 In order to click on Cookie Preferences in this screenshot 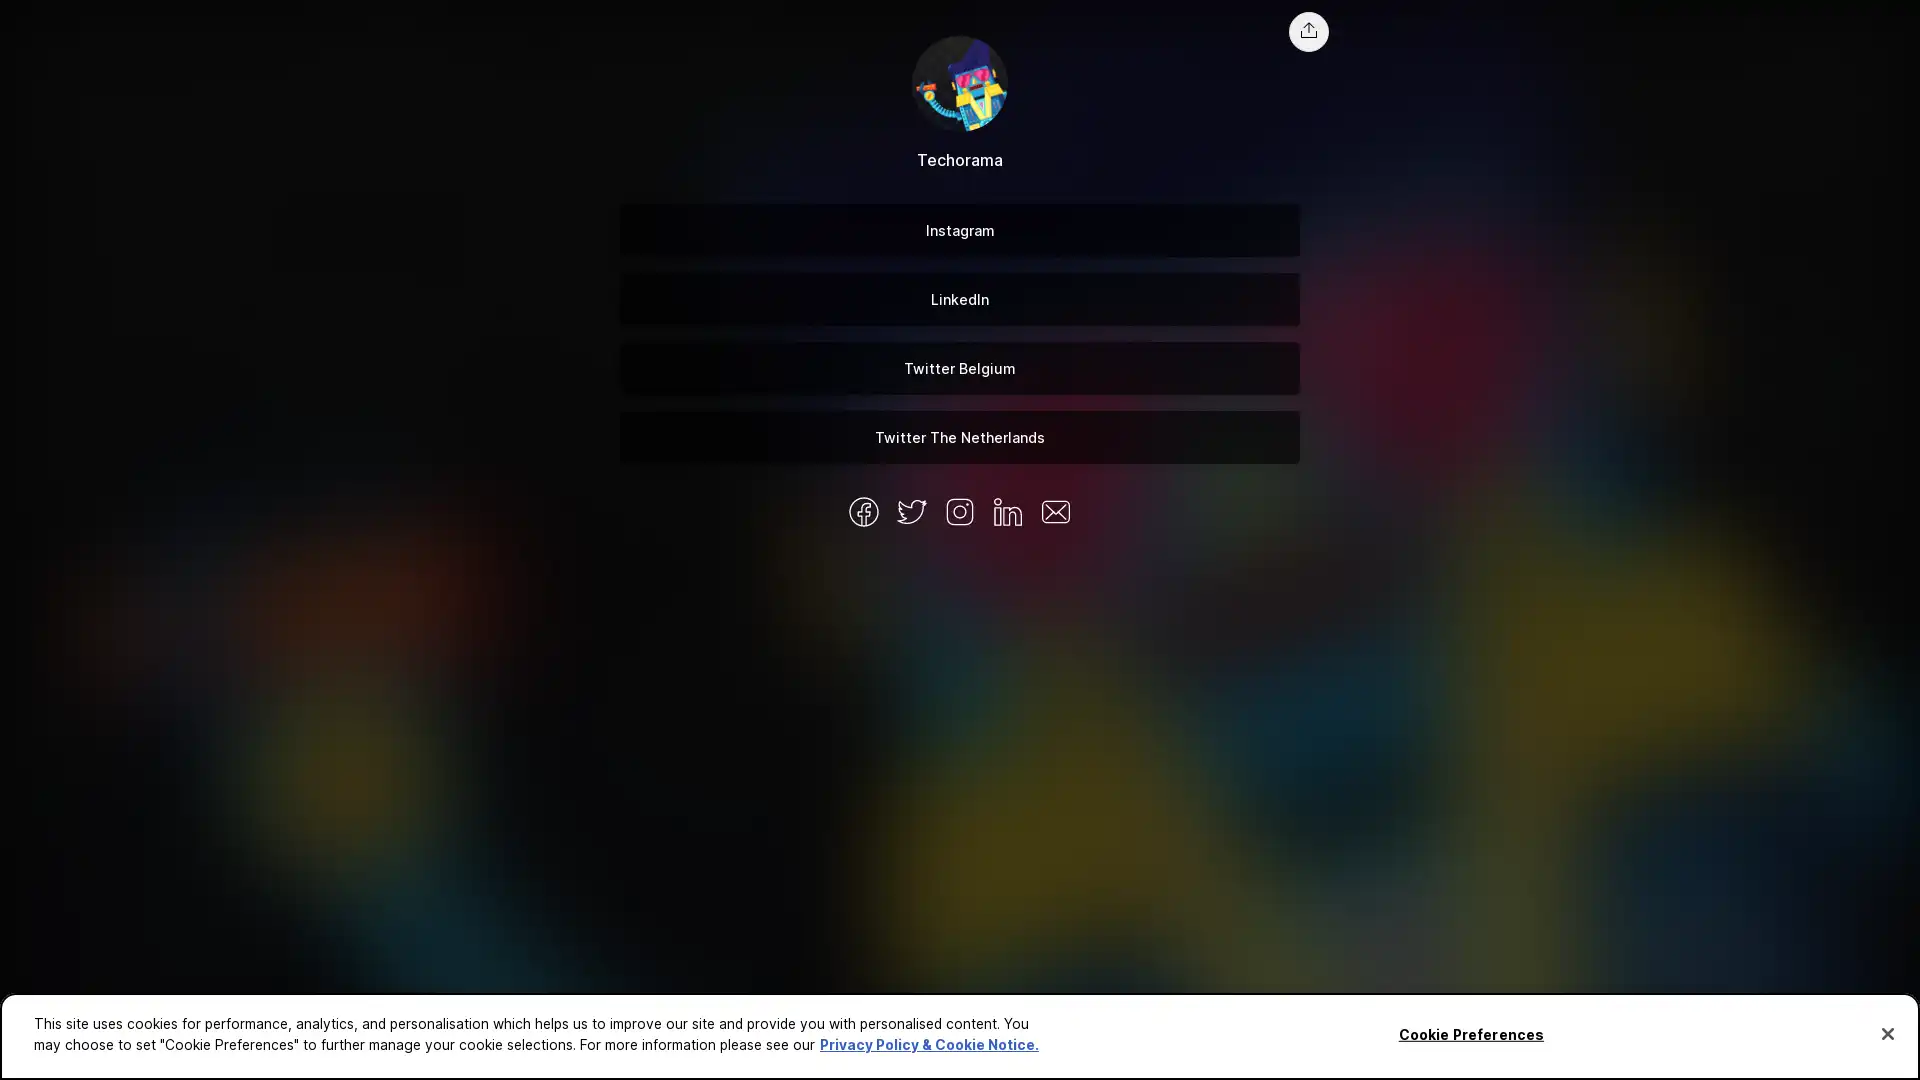, I will do `click(53, 1050)`.